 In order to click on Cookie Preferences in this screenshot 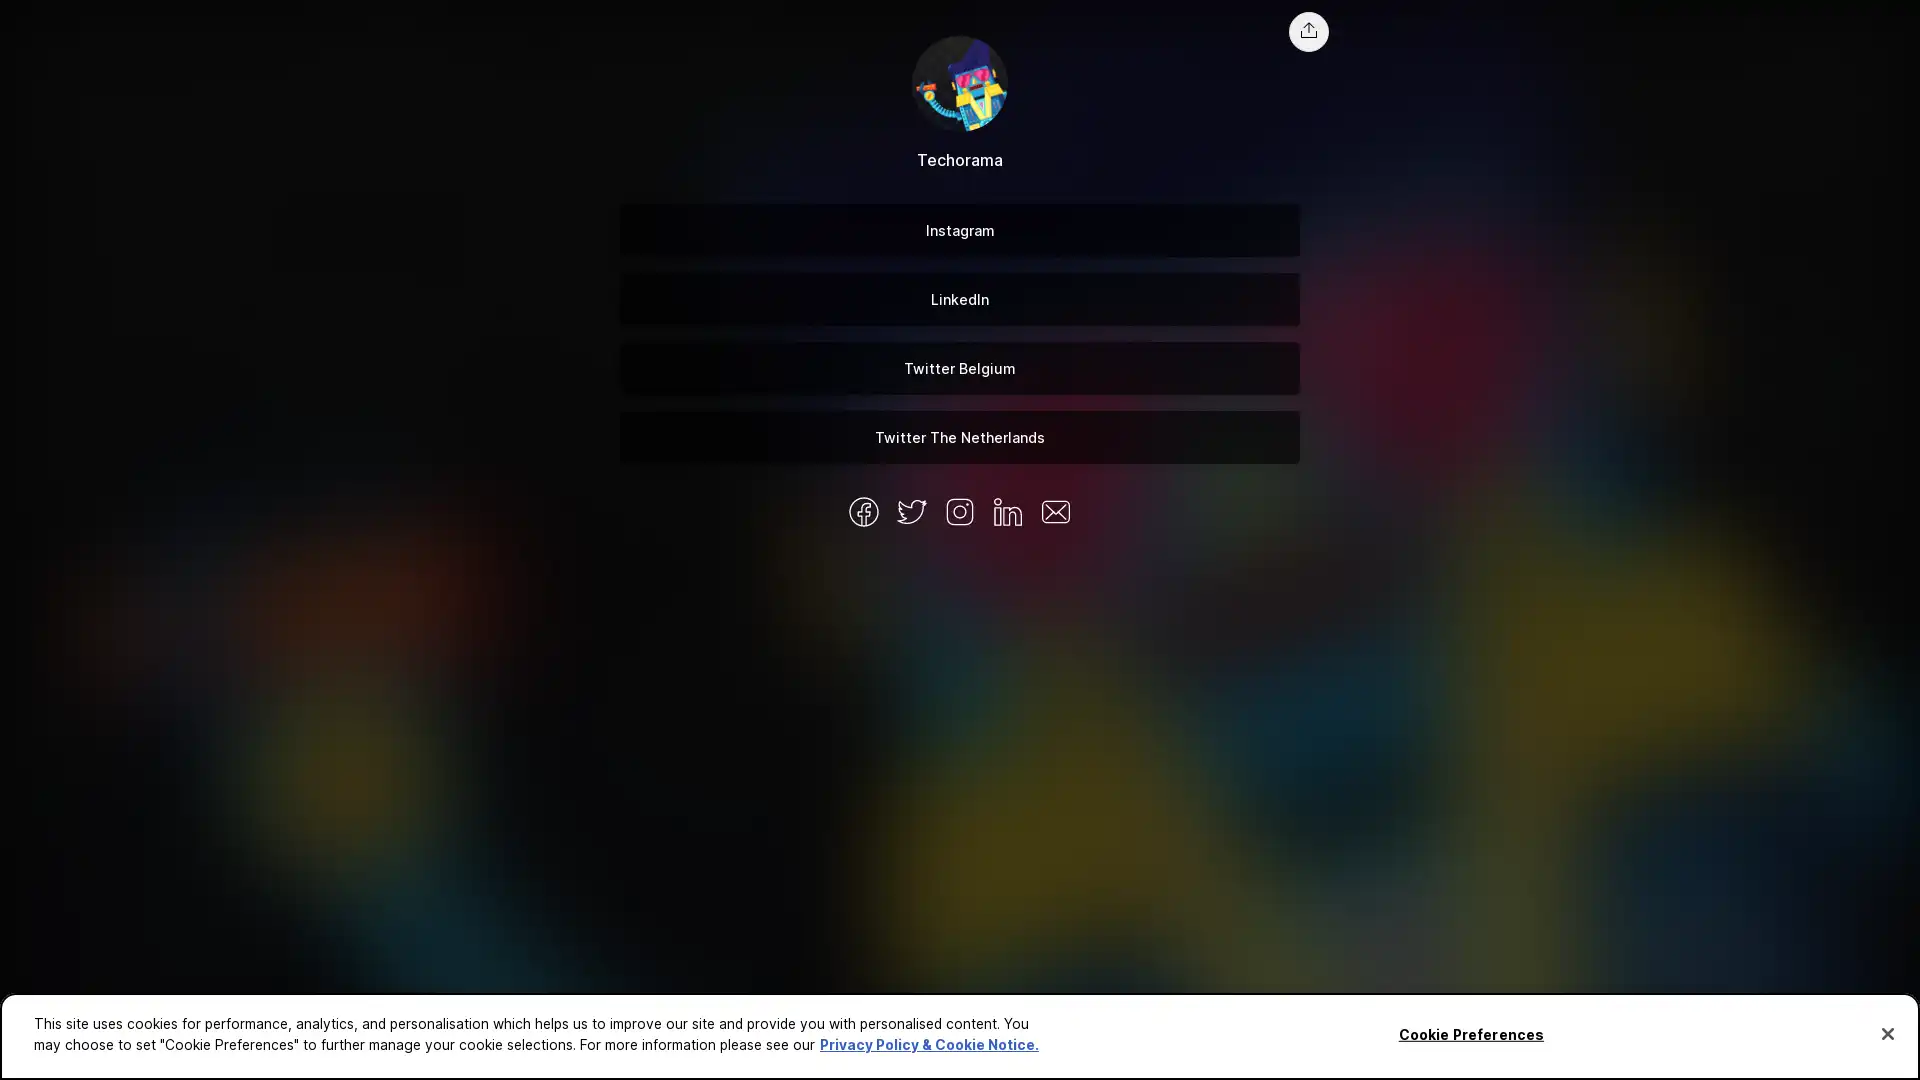, I will do `click(53, 1050)`.